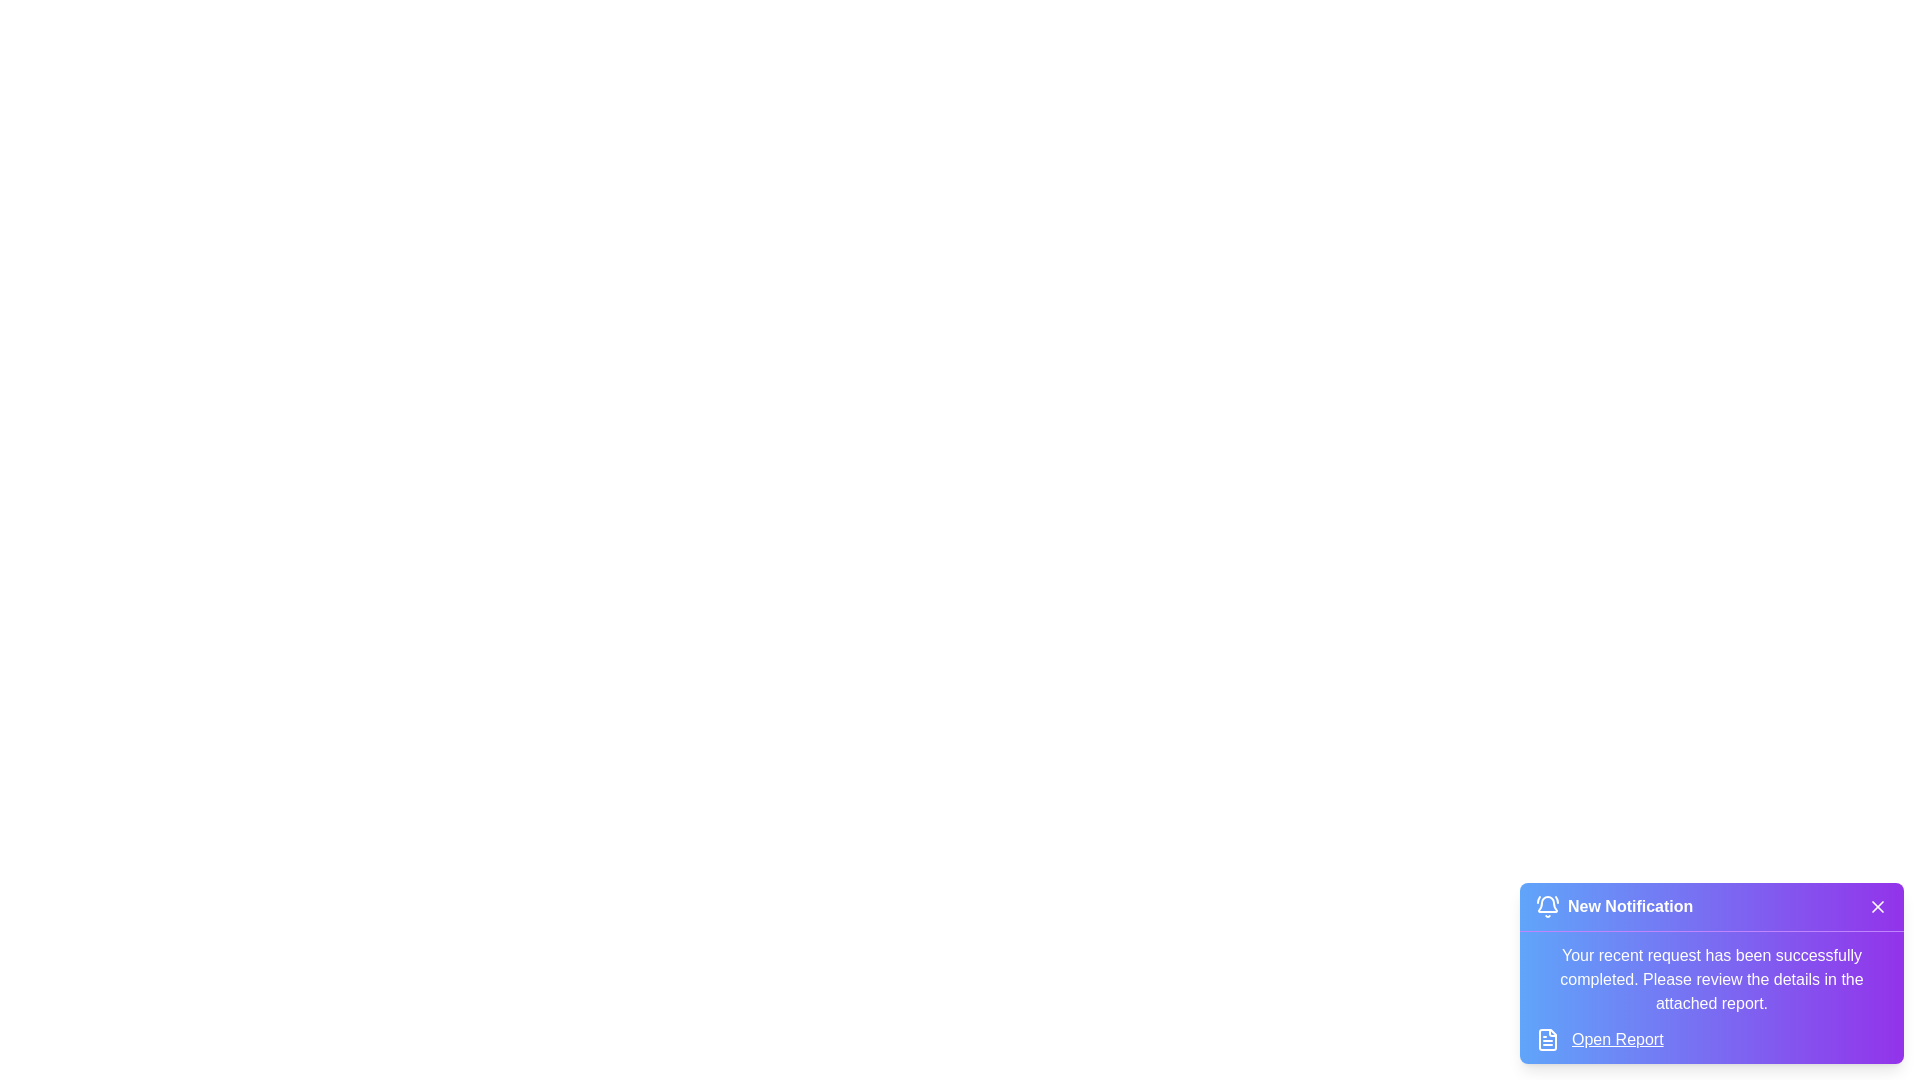  I want to click on the Text Label located in the top-right corner of the notification pop-up, which serves as the title or heading for the notification, so click(1630, 906).